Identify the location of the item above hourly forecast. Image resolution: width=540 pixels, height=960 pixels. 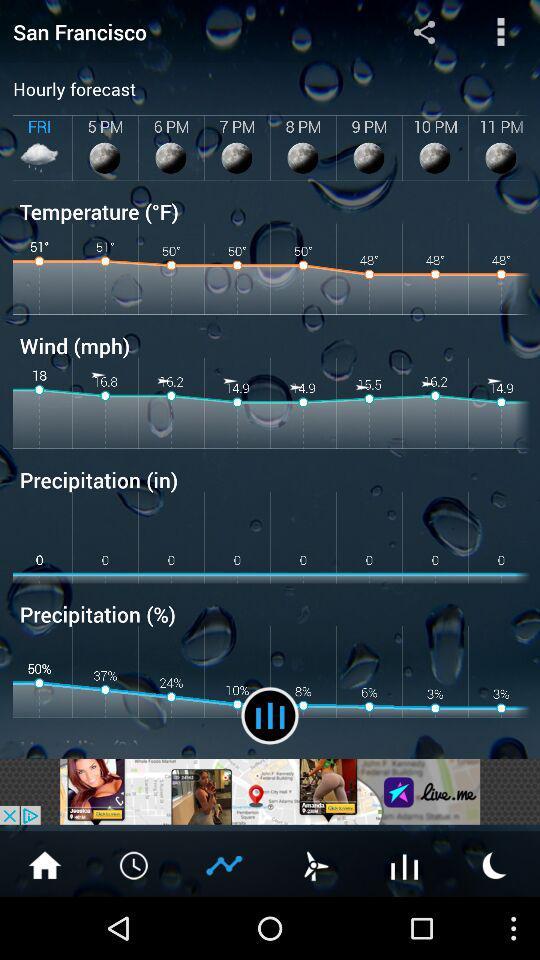
(179, 30).